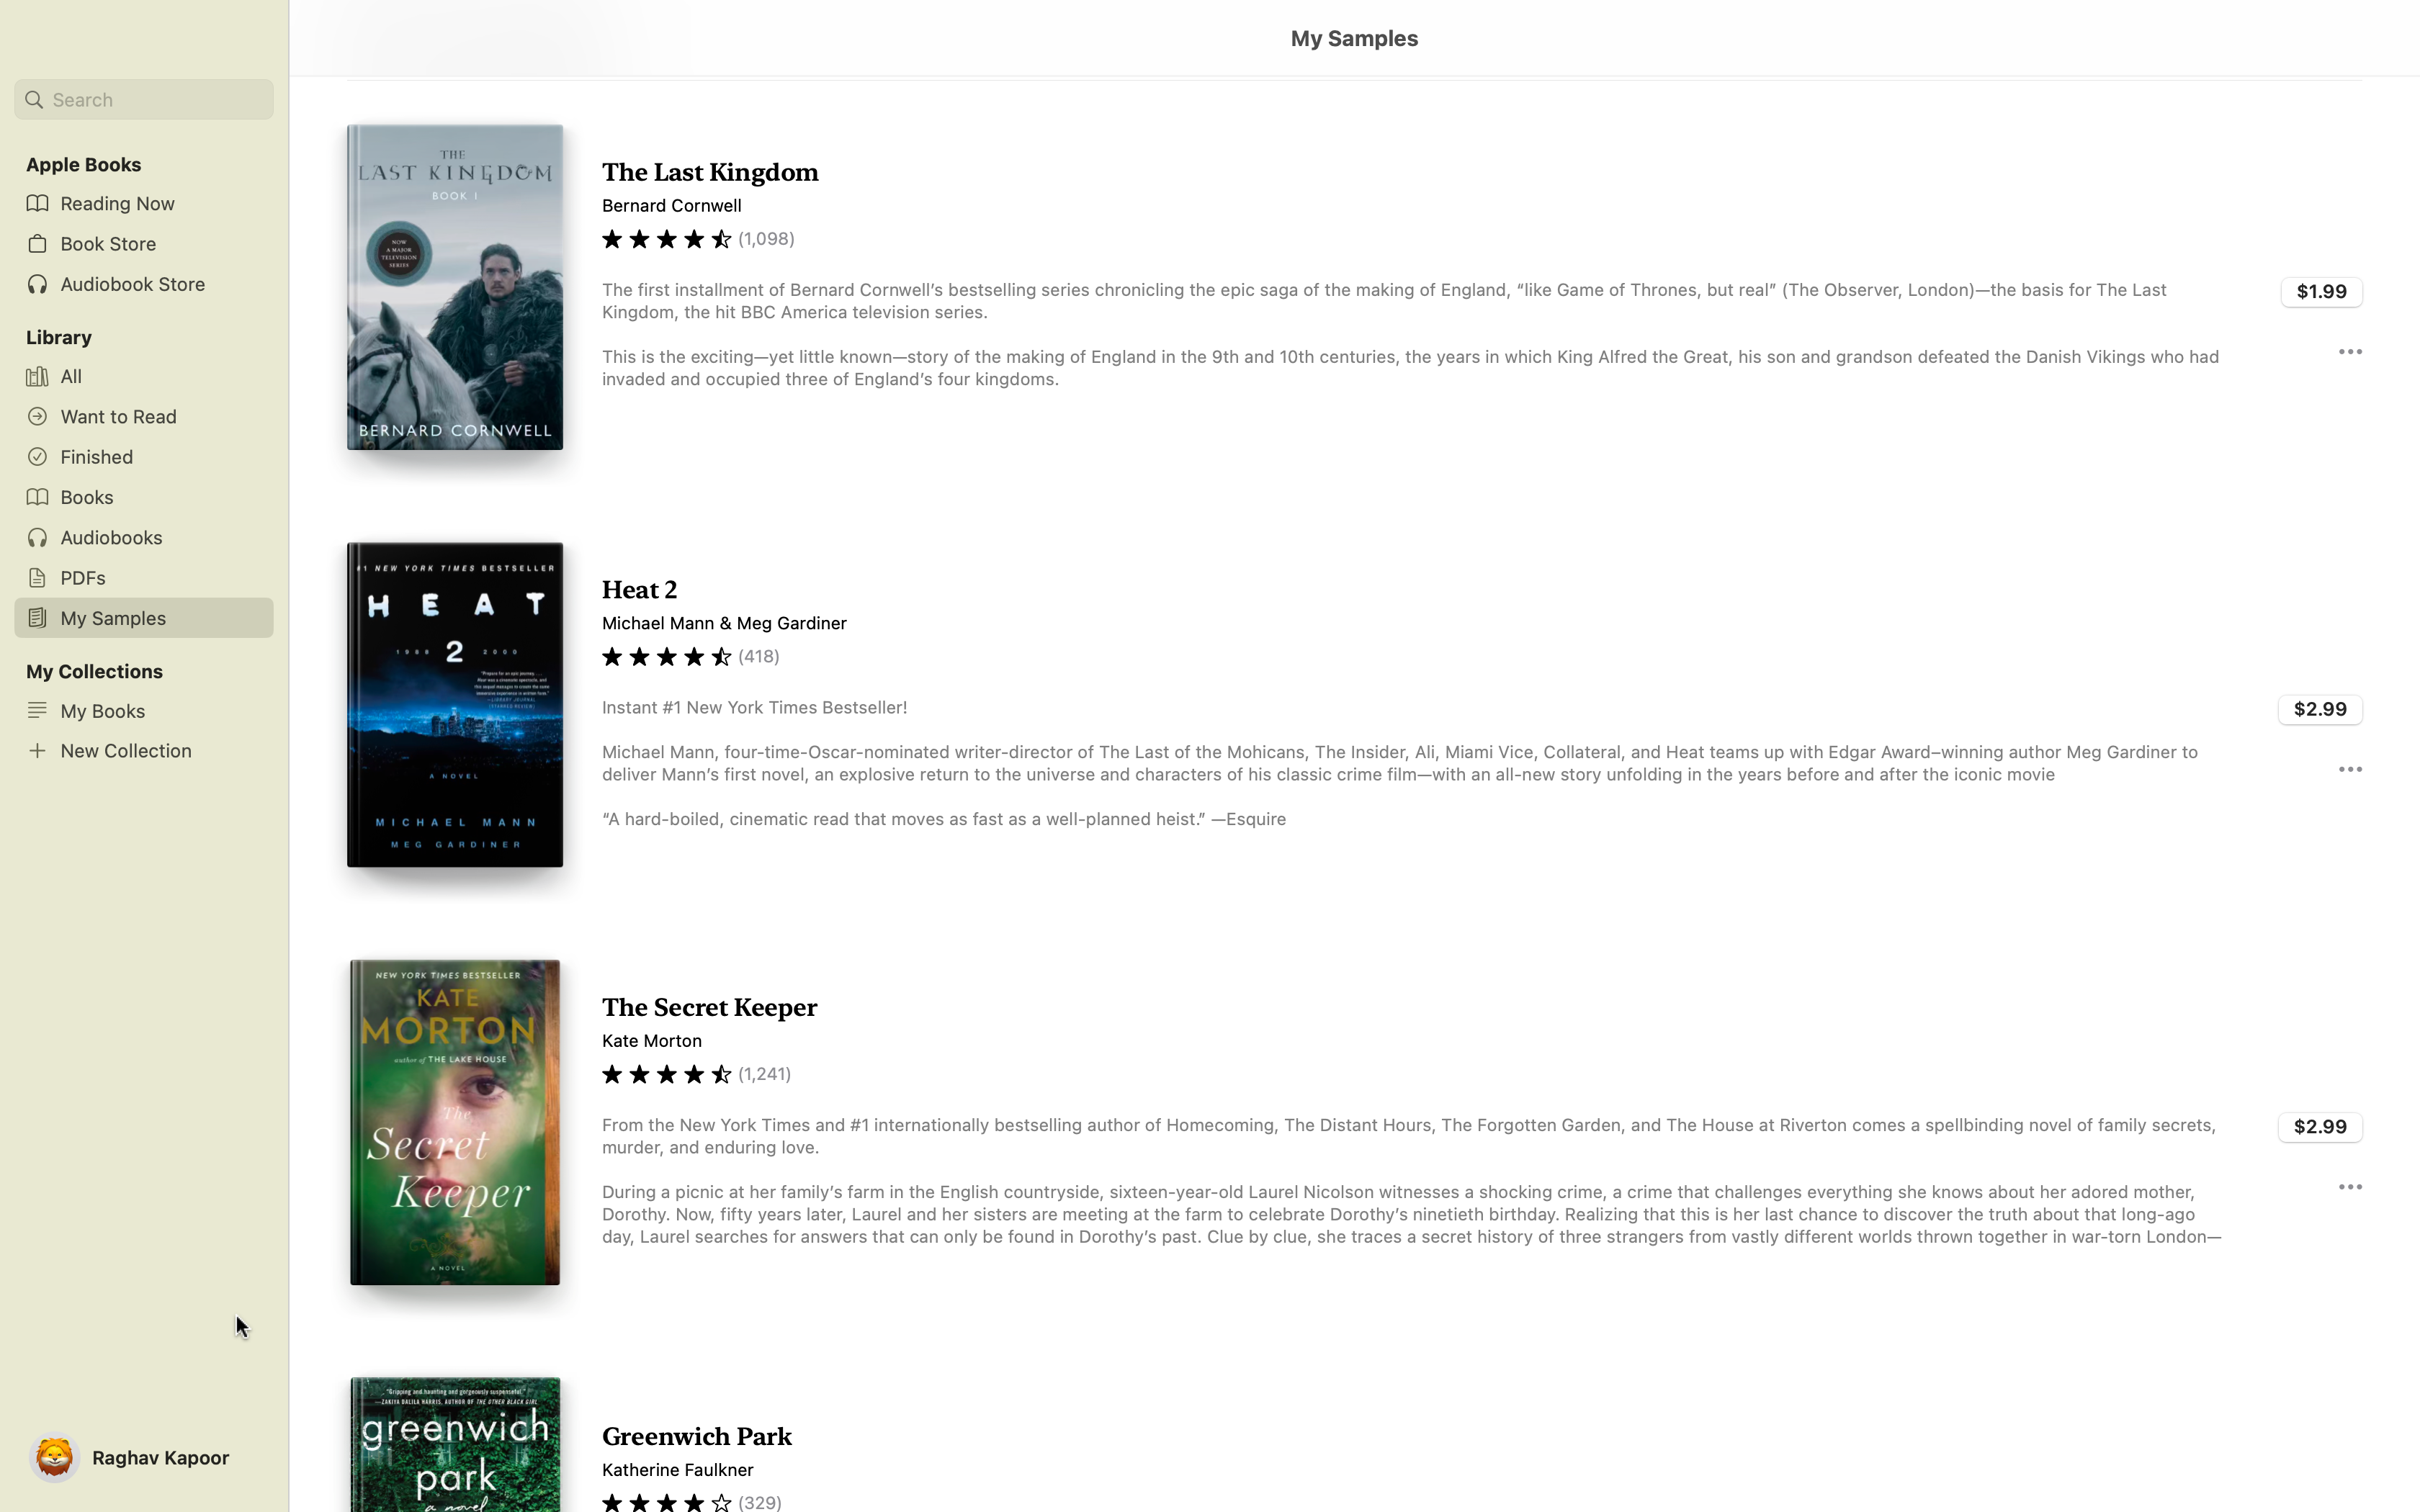  What do you see at coordinates (7890410, 2490264) in the screenshot?
I see `additional choices for "Secret Keeper` at bounding box center [7890410, 2490264].